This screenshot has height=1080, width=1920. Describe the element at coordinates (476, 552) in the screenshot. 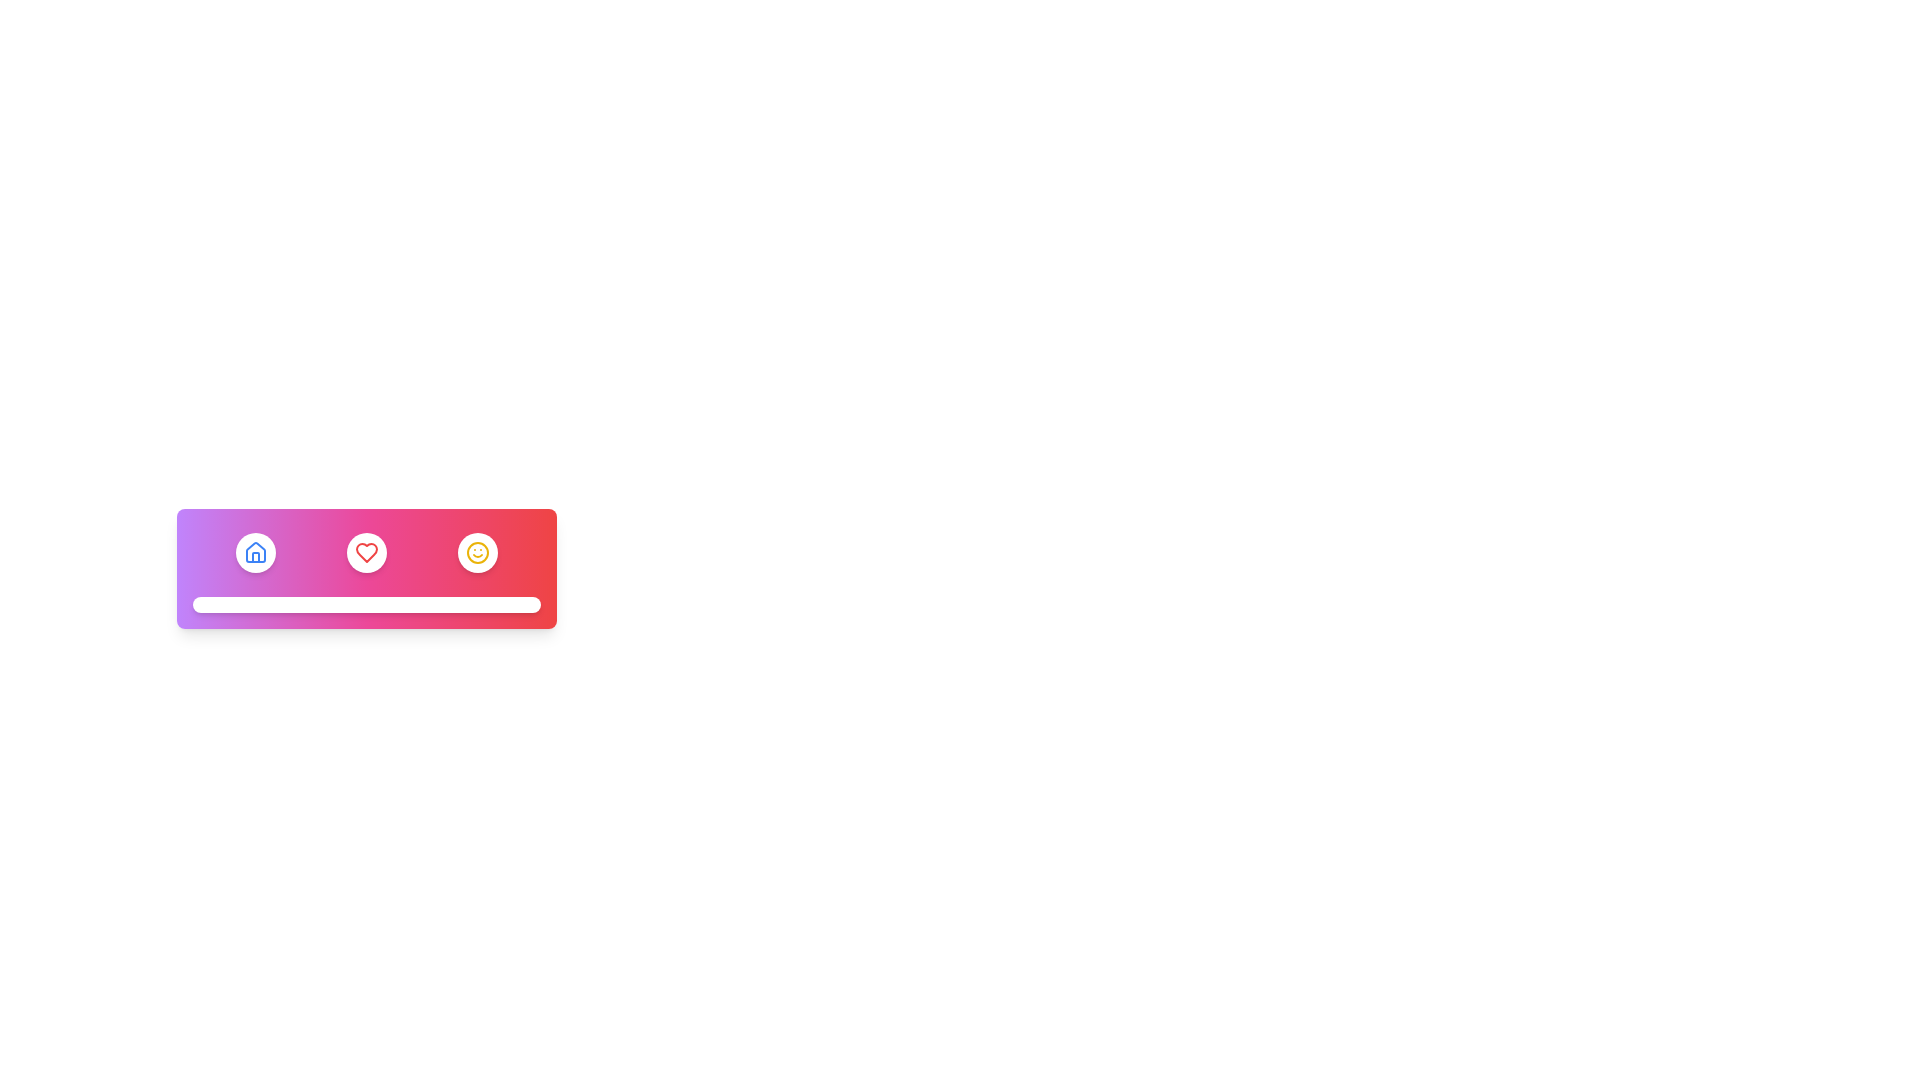

I see `the circular smiley face SVG icon with a yellow outline located on the rightmost side of the gradient-colored rectangular bar at the bottom of the layout` at that location.